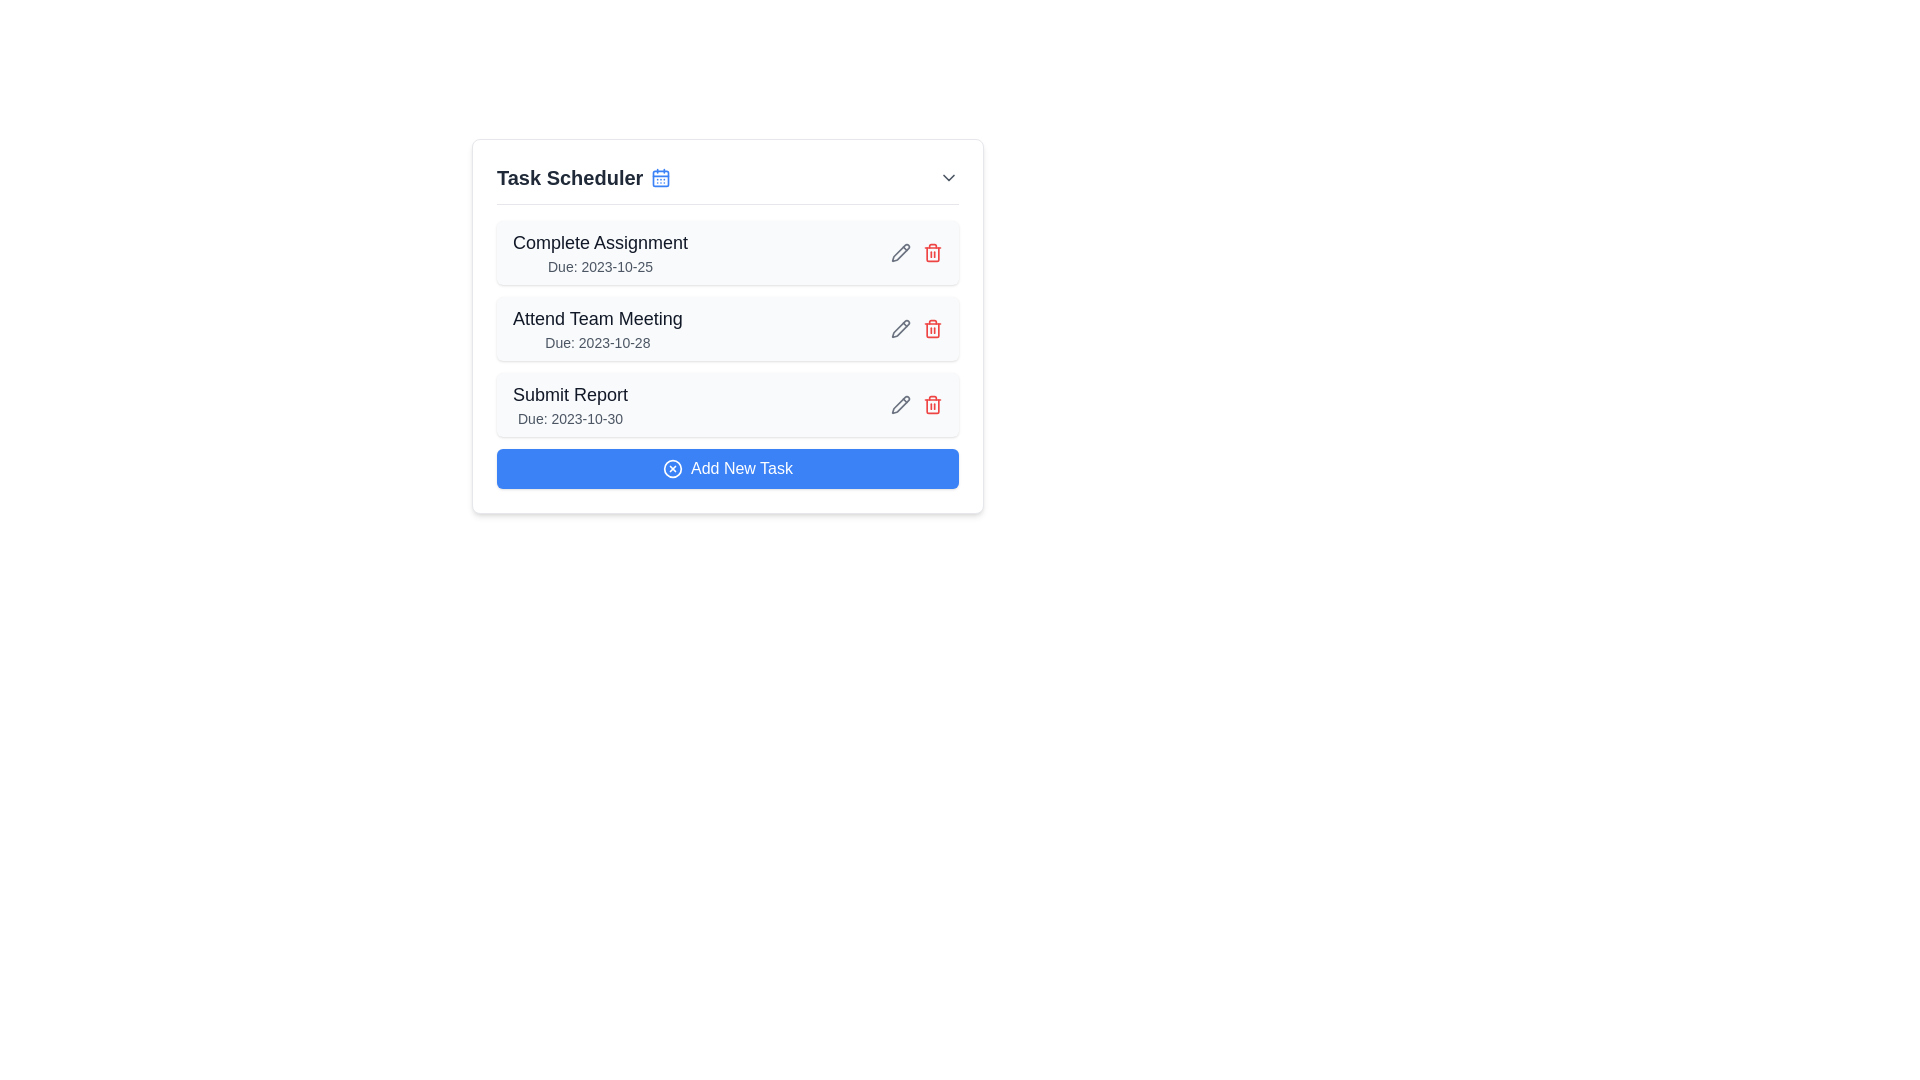 The width and height of the screenshot is (1920, 1080). What do you see at coordinates (672, 469) in the screenshot?
I see `the circular icon with a white 'X' symbol inside, located to the left of the 'Add New Task' button` at bounding box center [672, 469].